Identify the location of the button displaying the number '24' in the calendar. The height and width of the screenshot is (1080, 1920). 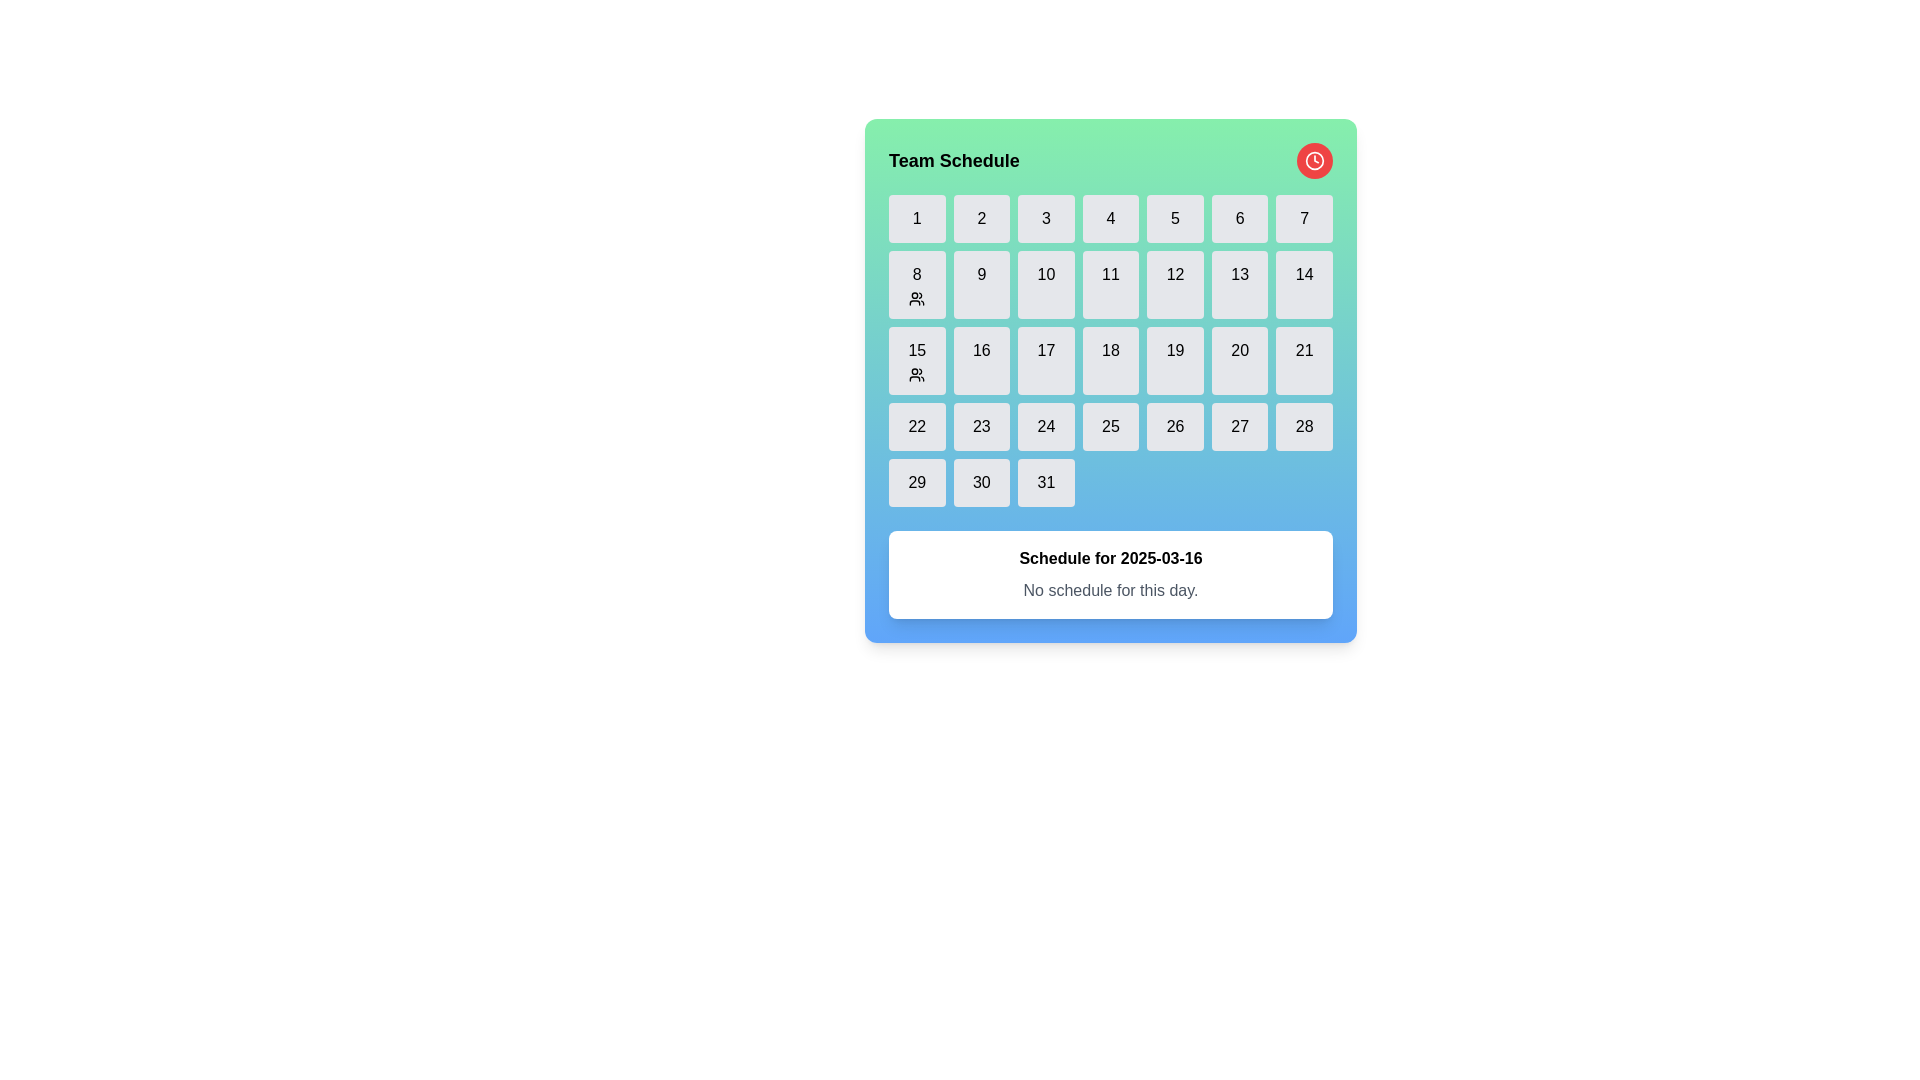
(1045, 426).